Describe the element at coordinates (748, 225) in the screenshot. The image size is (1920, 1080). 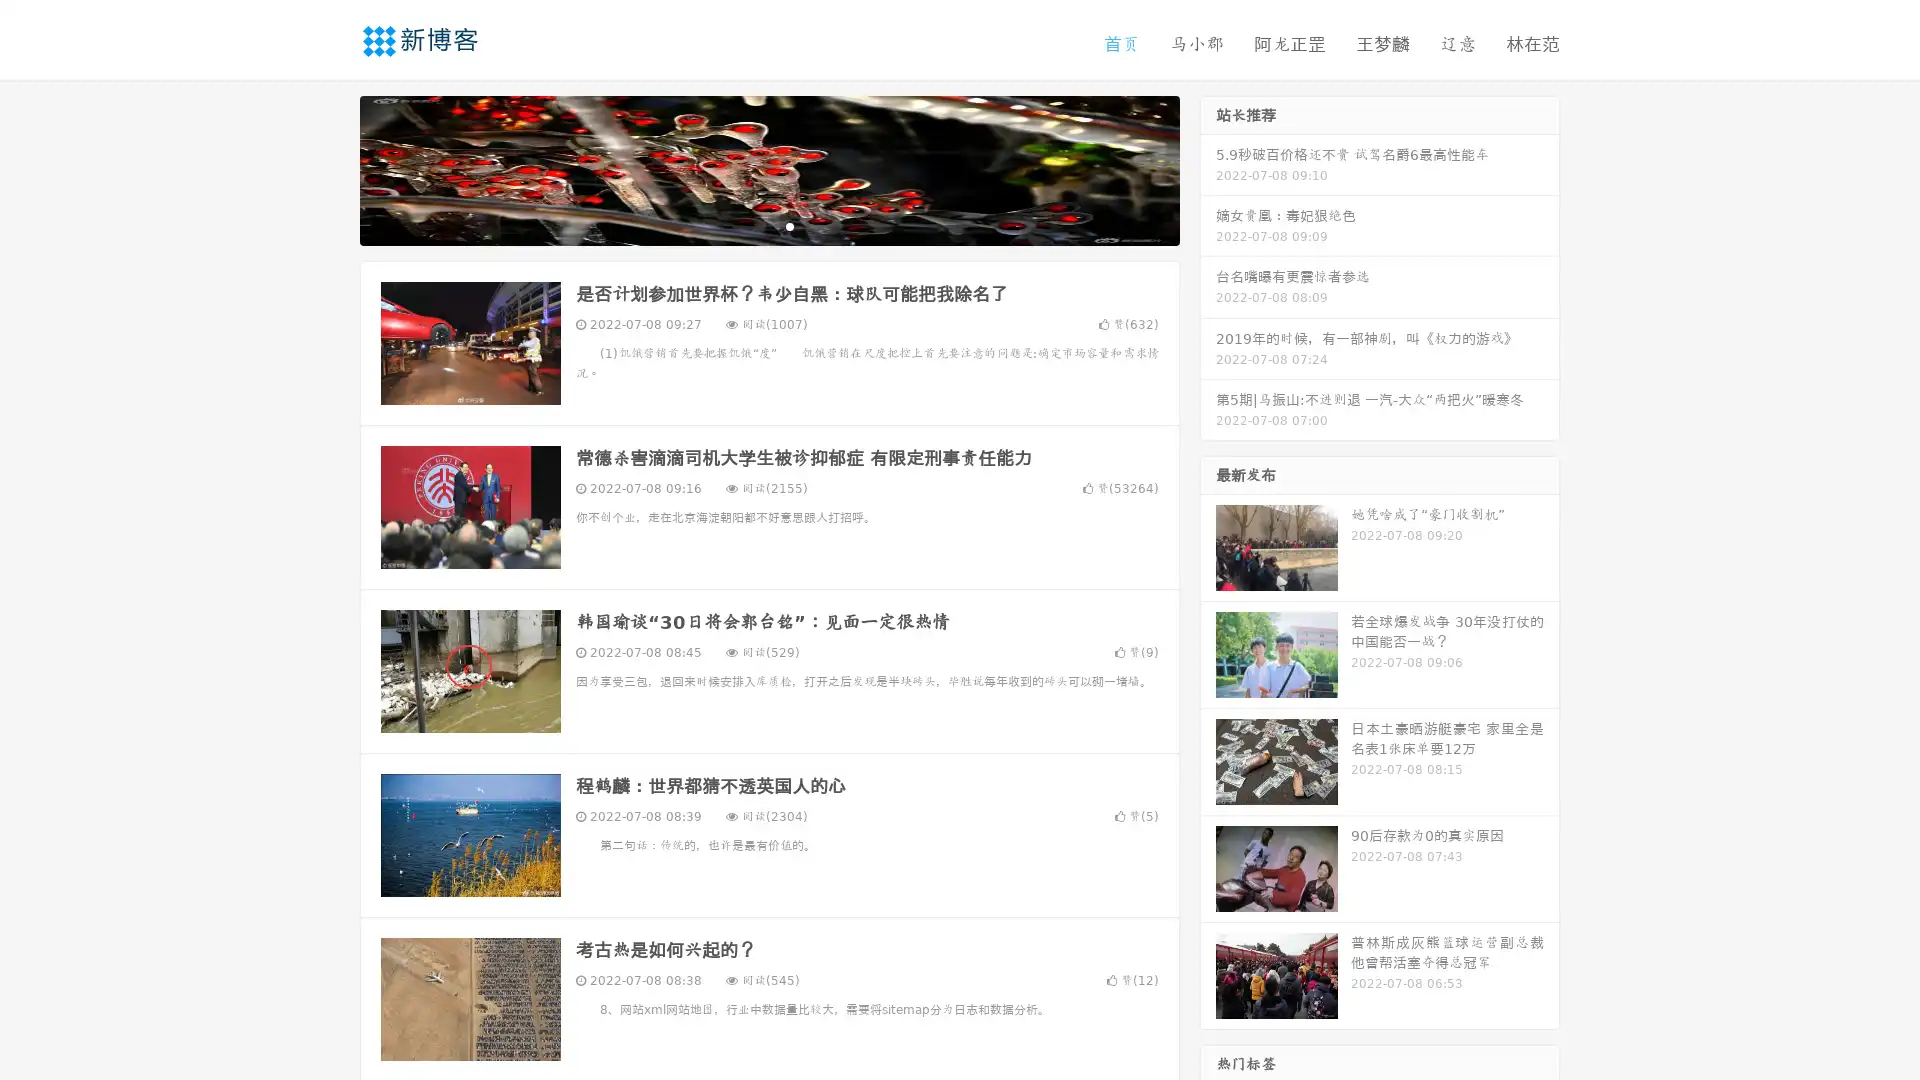
I see `Go to slide 1` at that location.